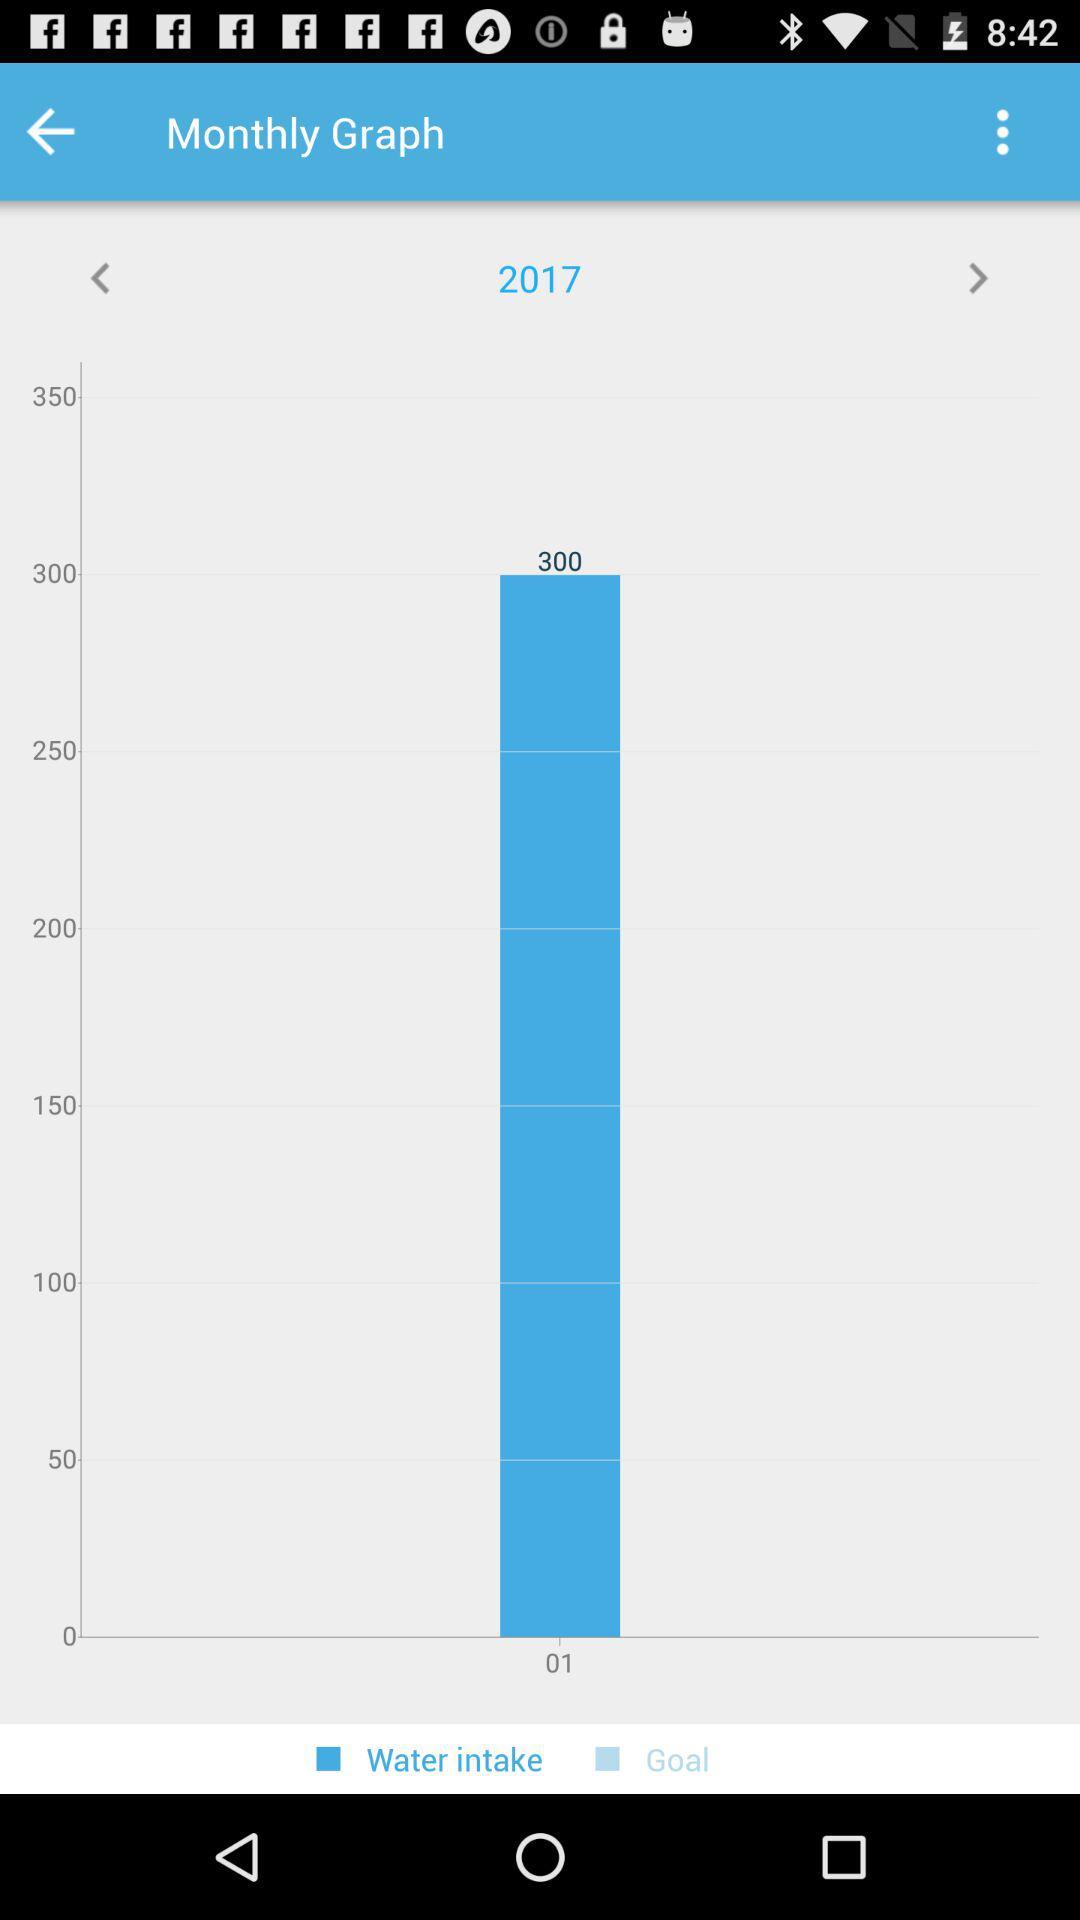 The width and height of the screenshot is (1080, 1920). I want to click on icon below monthly graph app, so click(101, 277).